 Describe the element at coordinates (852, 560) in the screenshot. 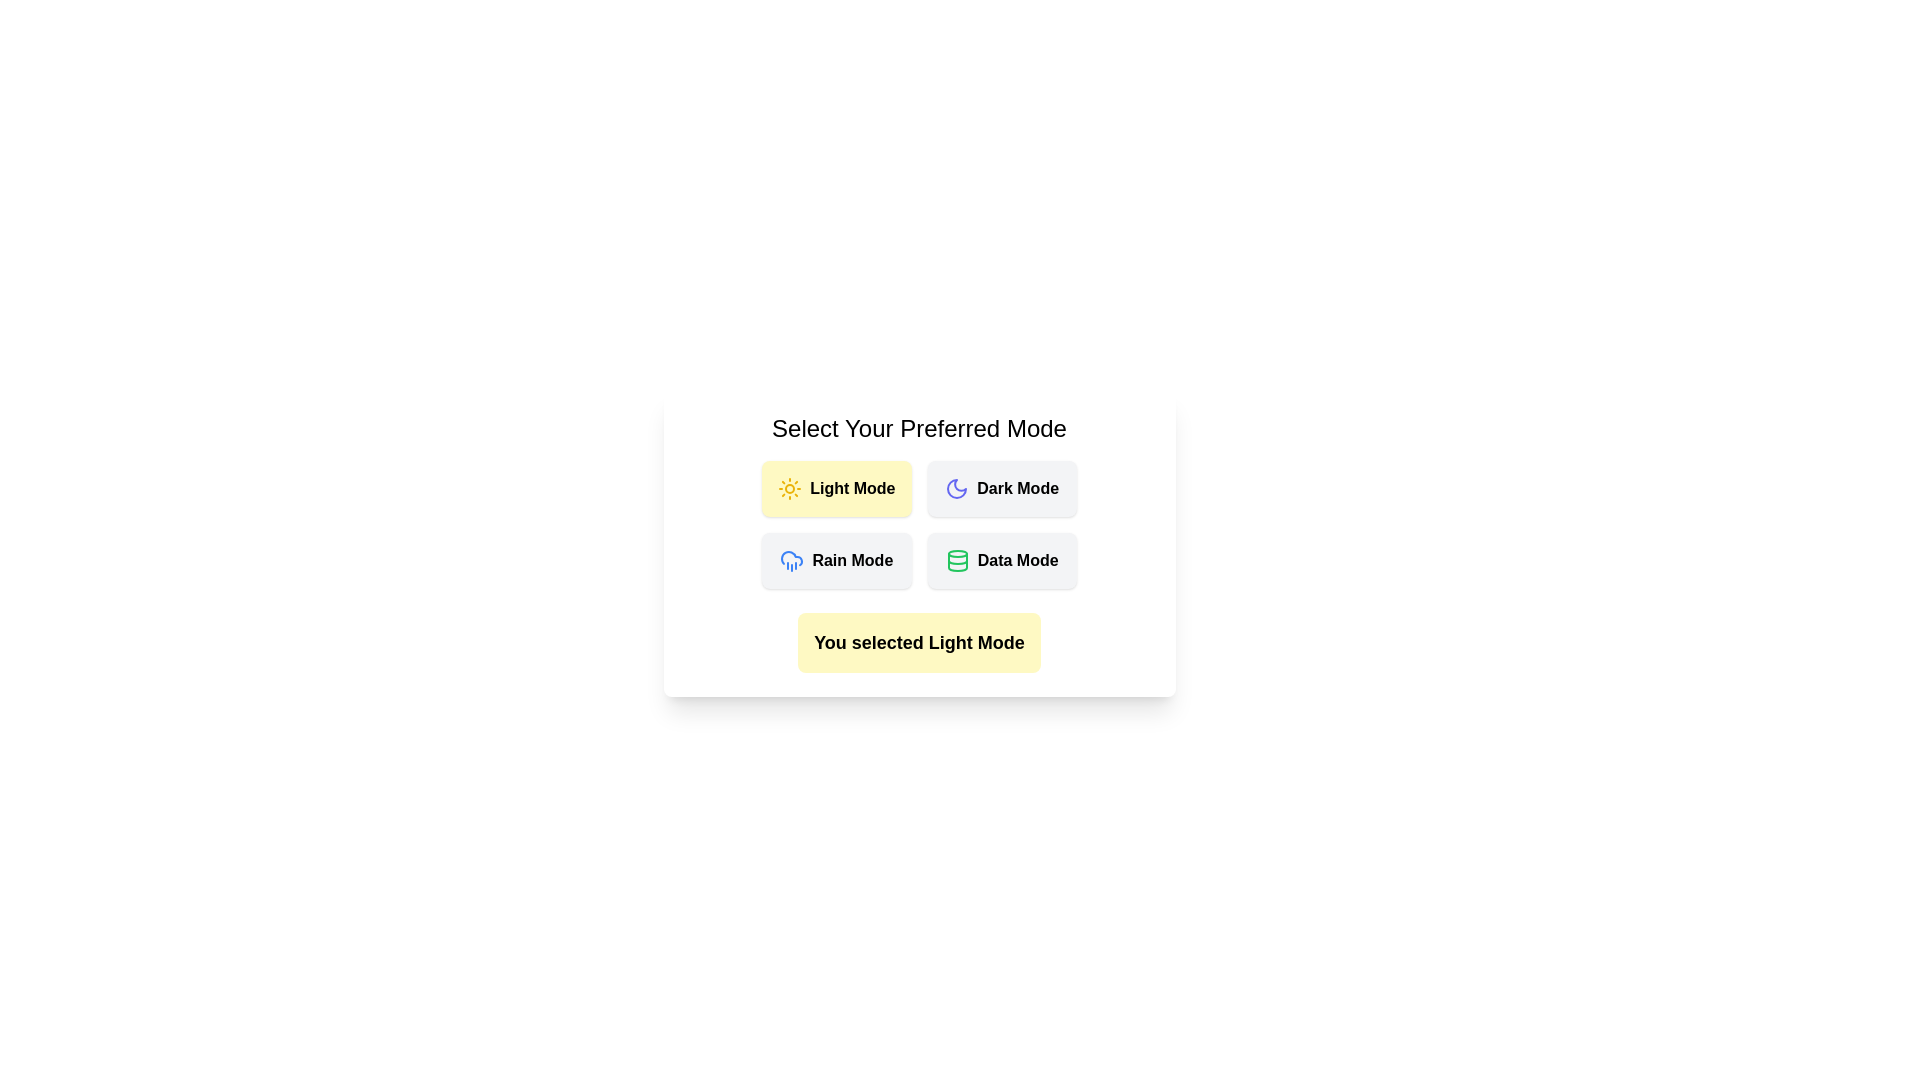

I see `the 'Rain Mode' selection button, which is labeled with the text 'Rain Mode' and located adjacent to a cloud and rain icon, to make a selection` at that location.